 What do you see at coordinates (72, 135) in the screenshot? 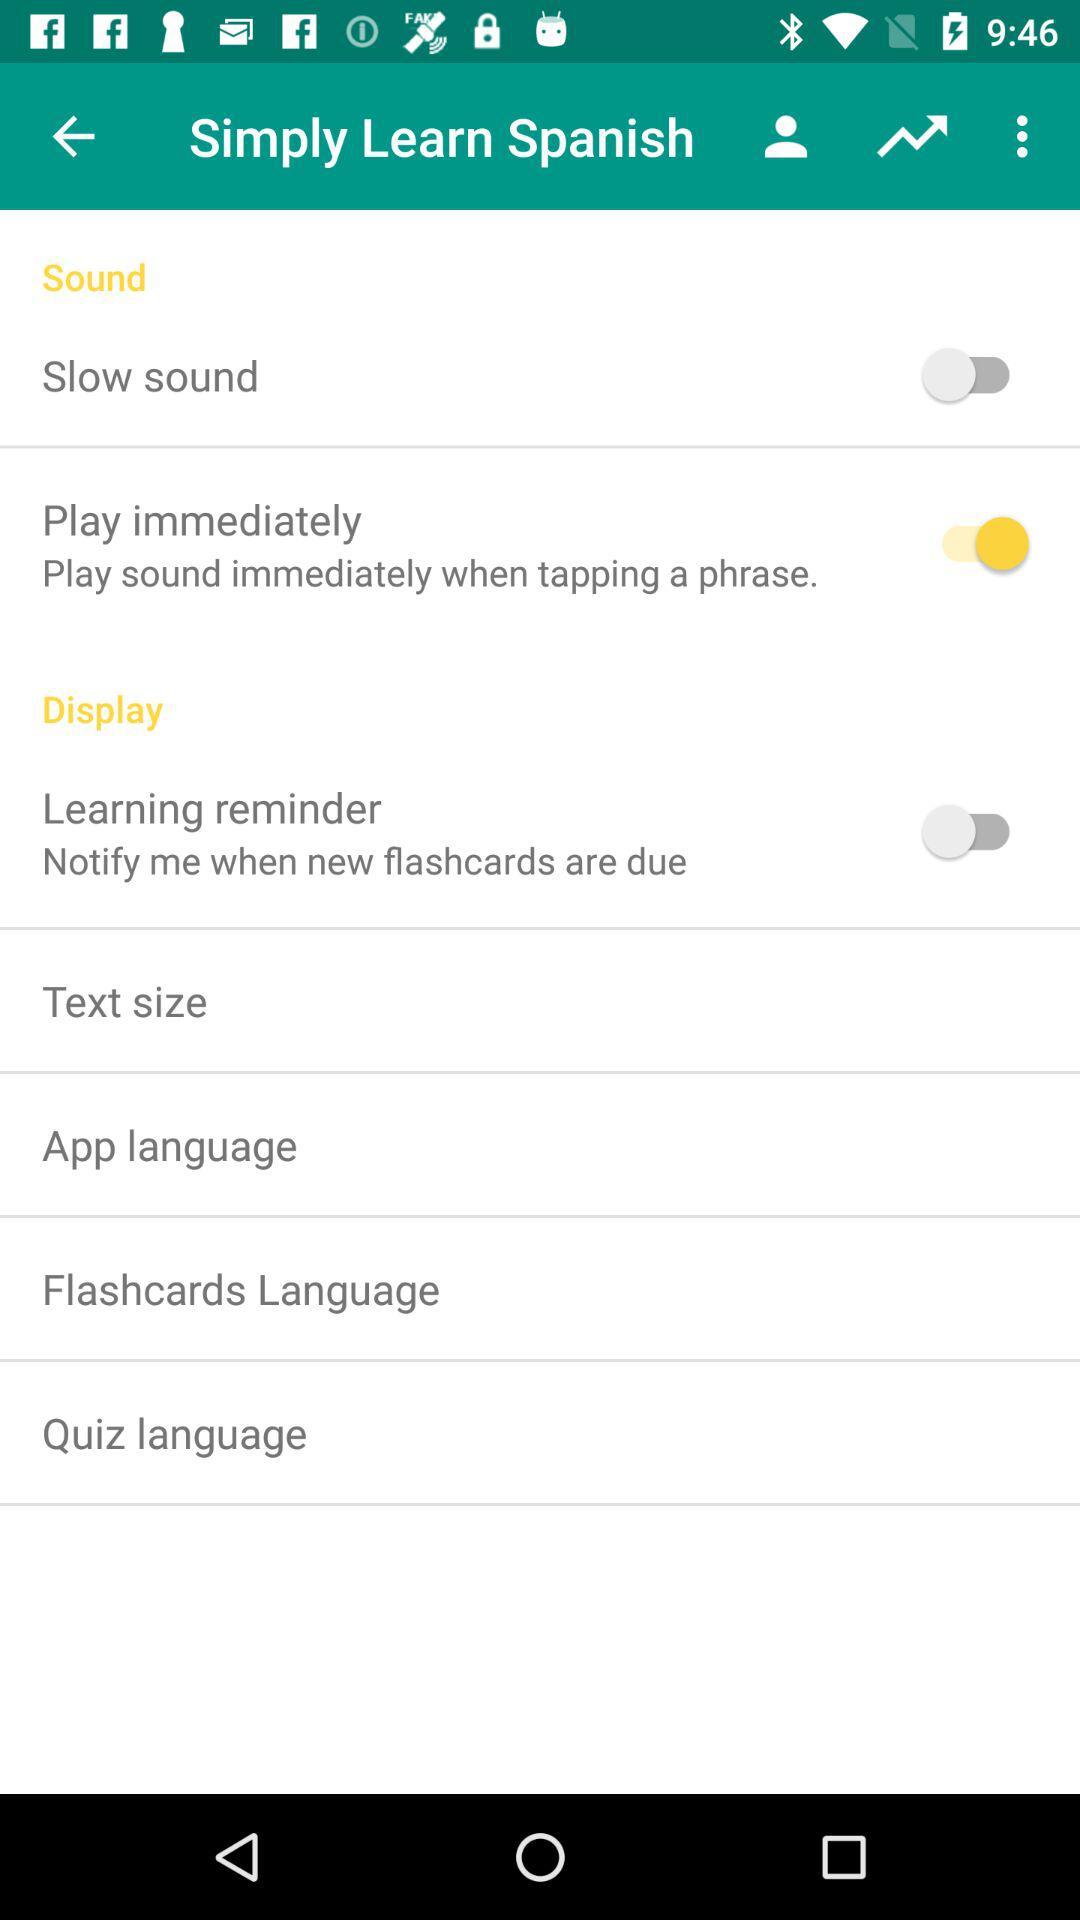
I see `the icon above sound item` at bounding box center [72, 135].